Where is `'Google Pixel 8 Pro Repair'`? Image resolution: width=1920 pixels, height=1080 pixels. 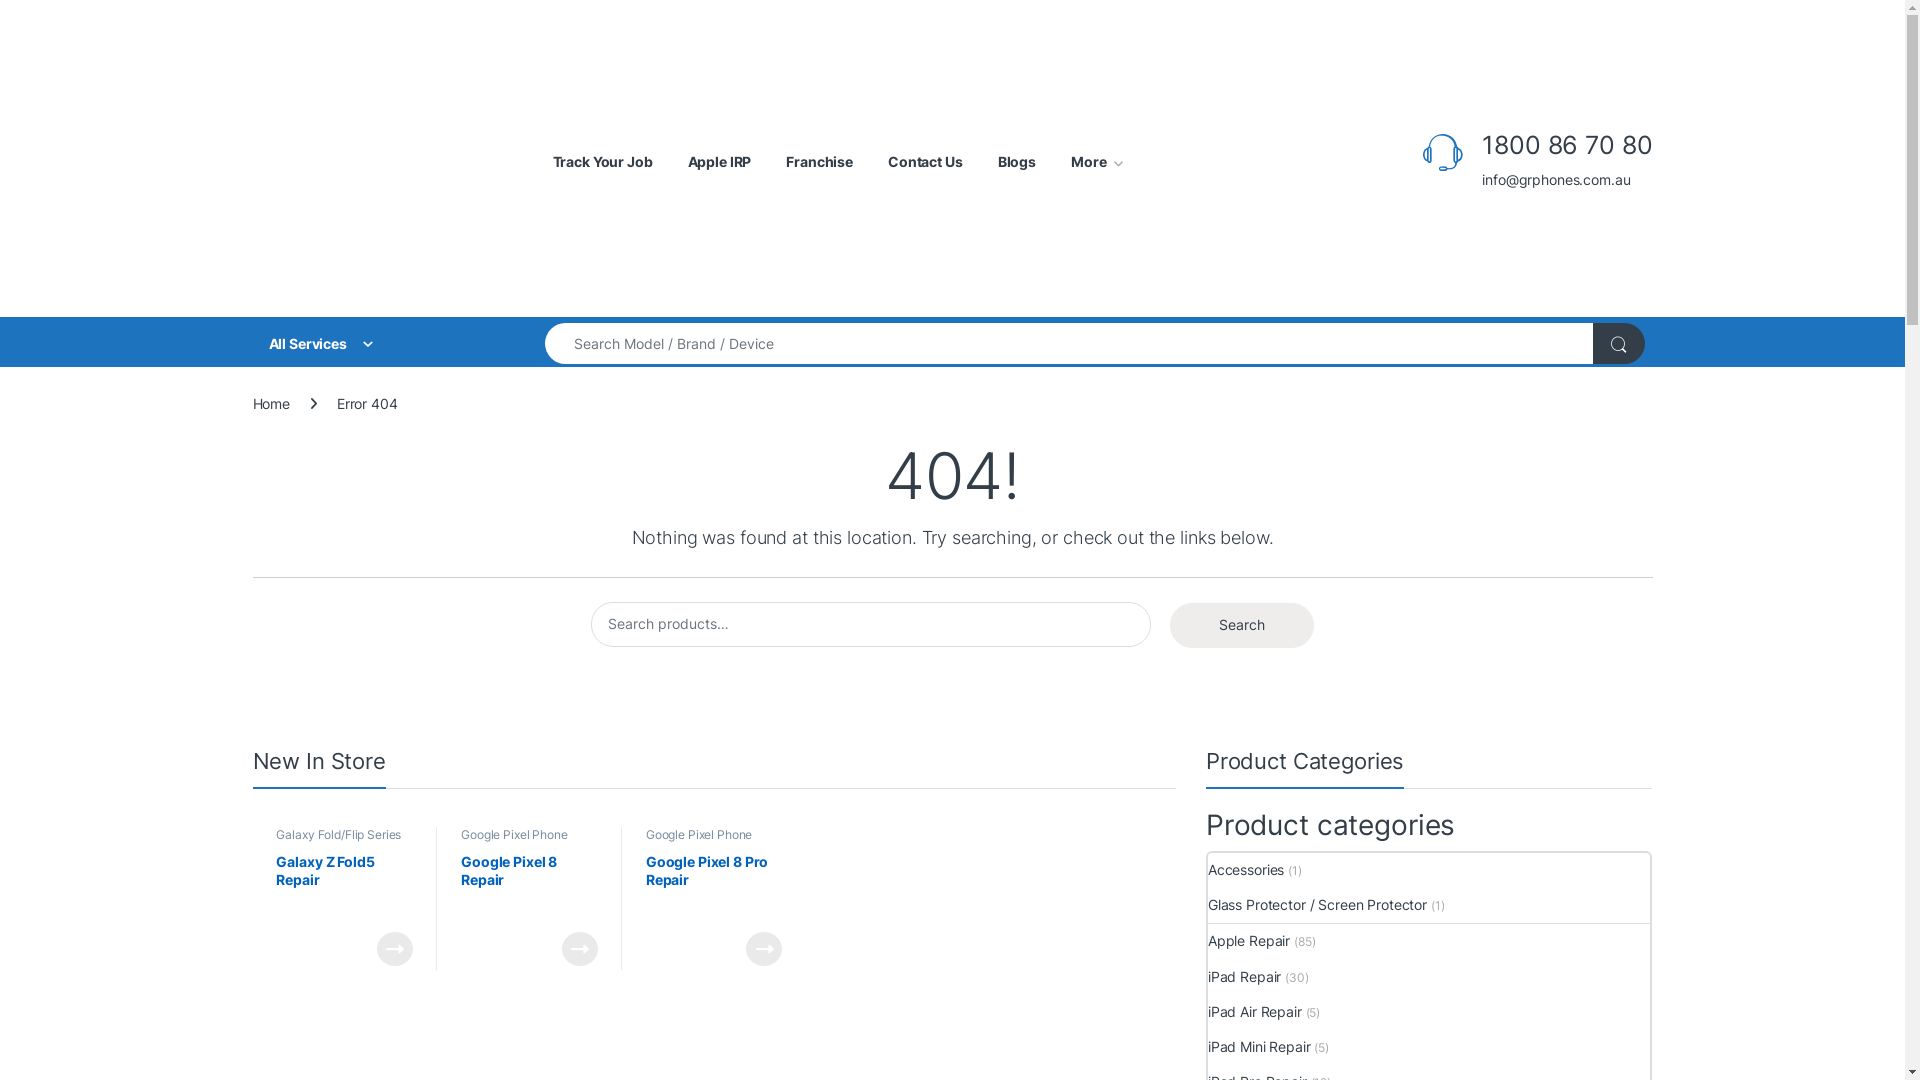
'Google Pixel 8 Pro Repair' is located at coordinates (714, 886).